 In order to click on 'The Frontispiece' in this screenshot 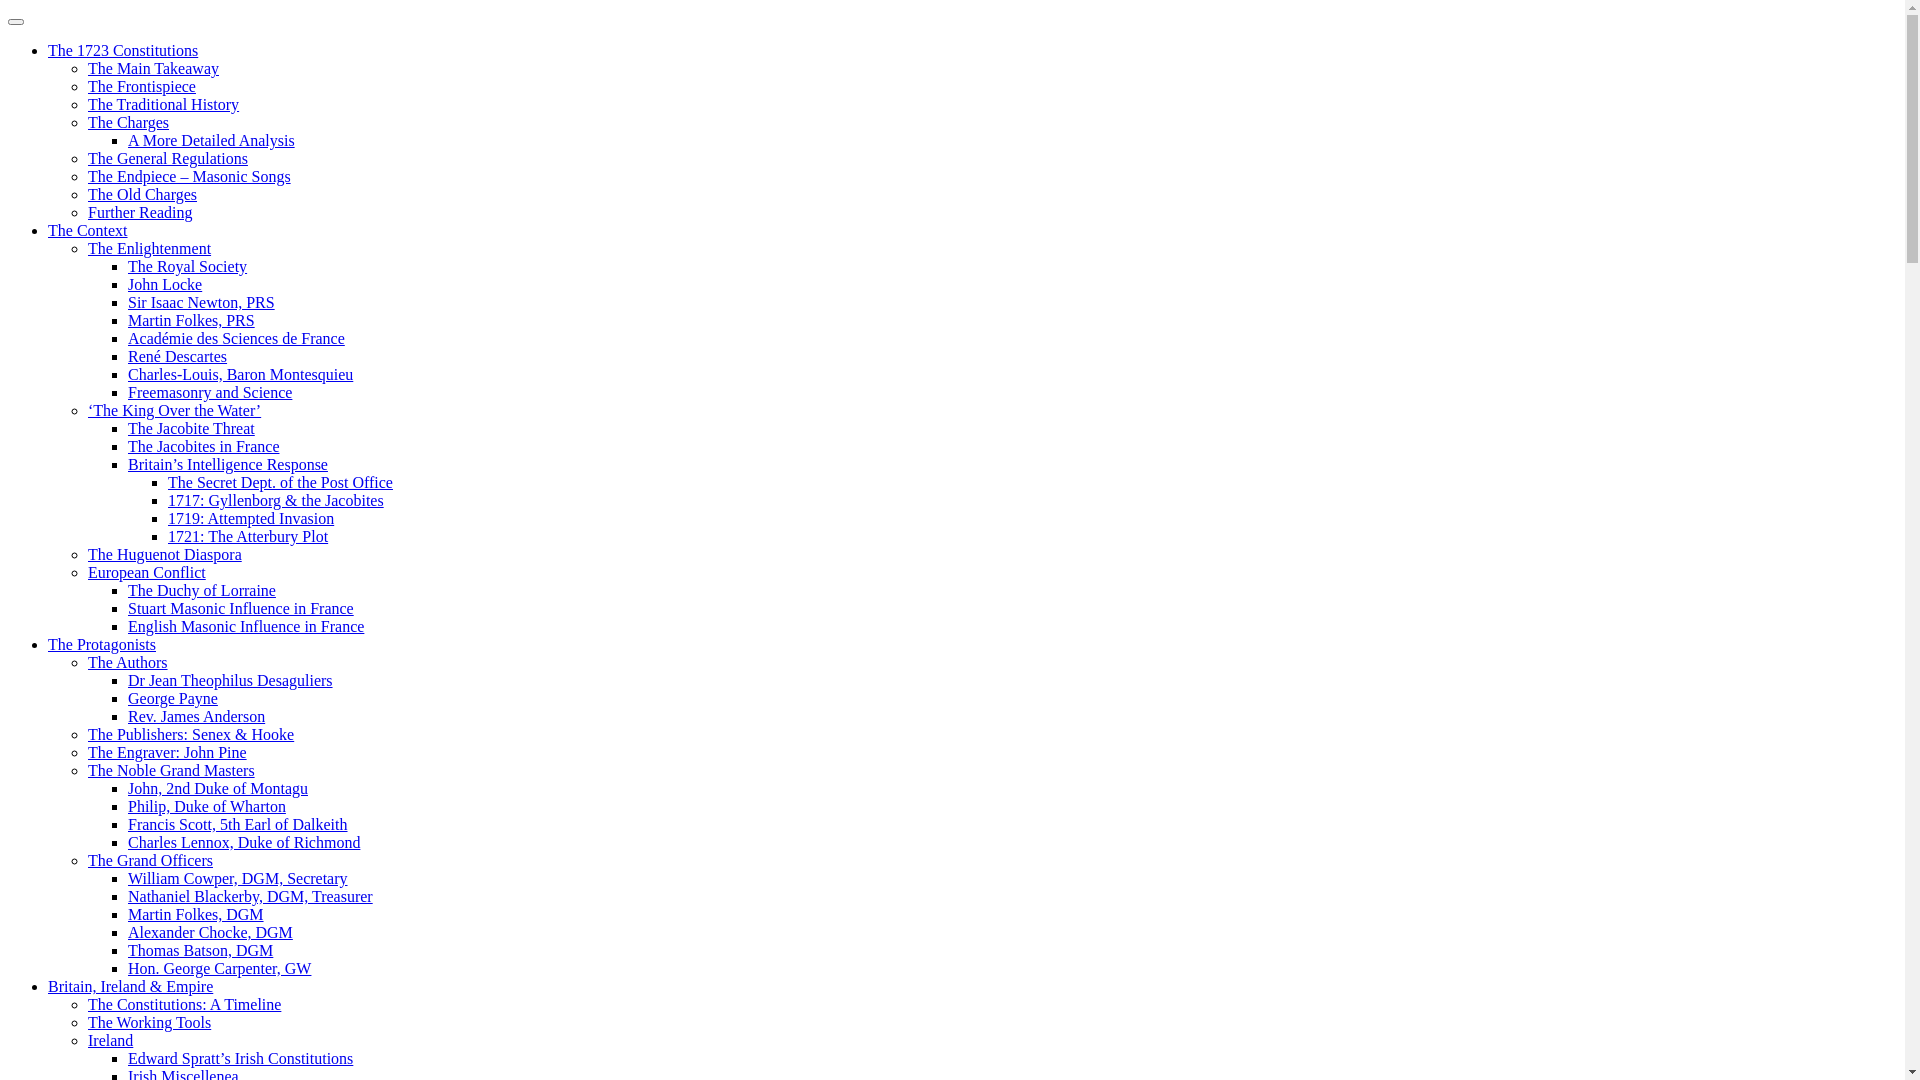, I will do `click(141, 85)`.